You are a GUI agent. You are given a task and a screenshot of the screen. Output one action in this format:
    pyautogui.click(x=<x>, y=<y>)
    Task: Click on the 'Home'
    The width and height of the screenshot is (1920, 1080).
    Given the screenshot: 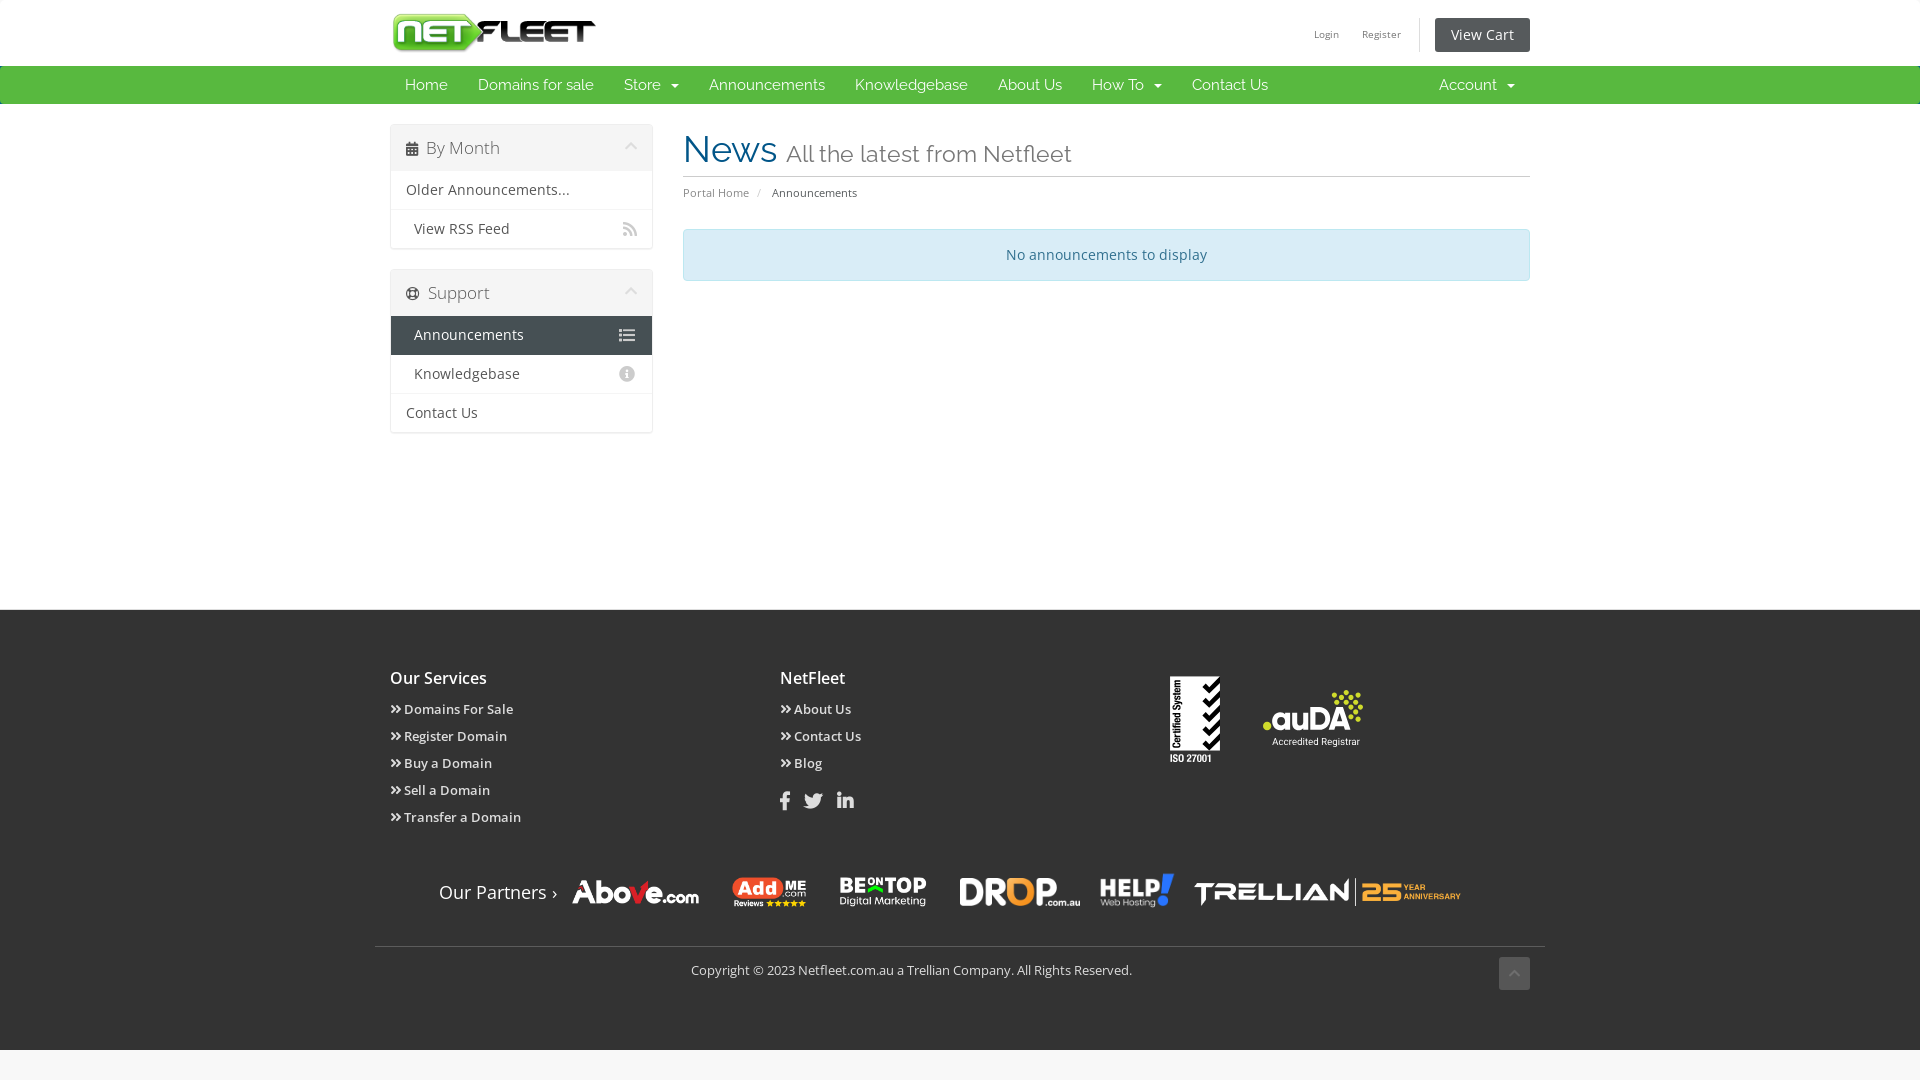 What is the action you would take?
    pyautogui.click(x=425, y=83)
    